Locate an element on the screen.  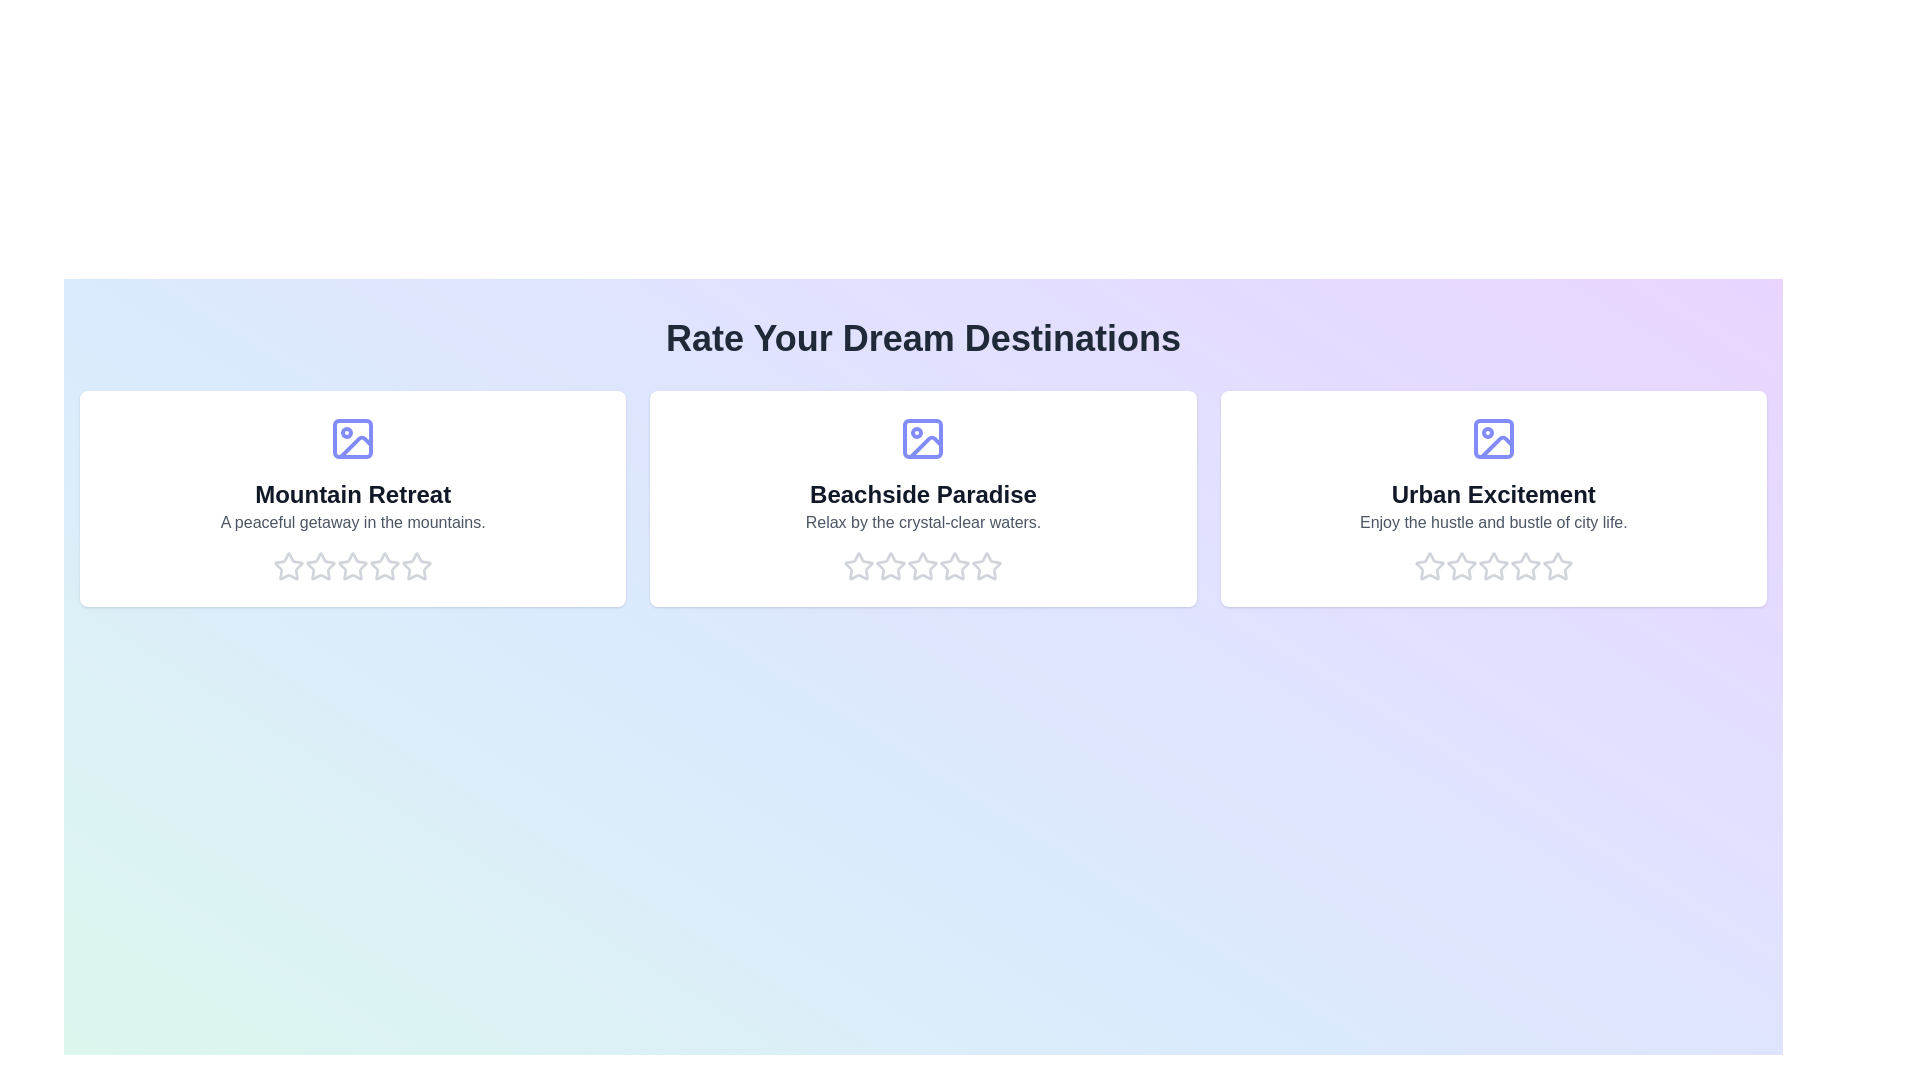
the rating for a destination to 4 stars is located at coordinates (384, 567).